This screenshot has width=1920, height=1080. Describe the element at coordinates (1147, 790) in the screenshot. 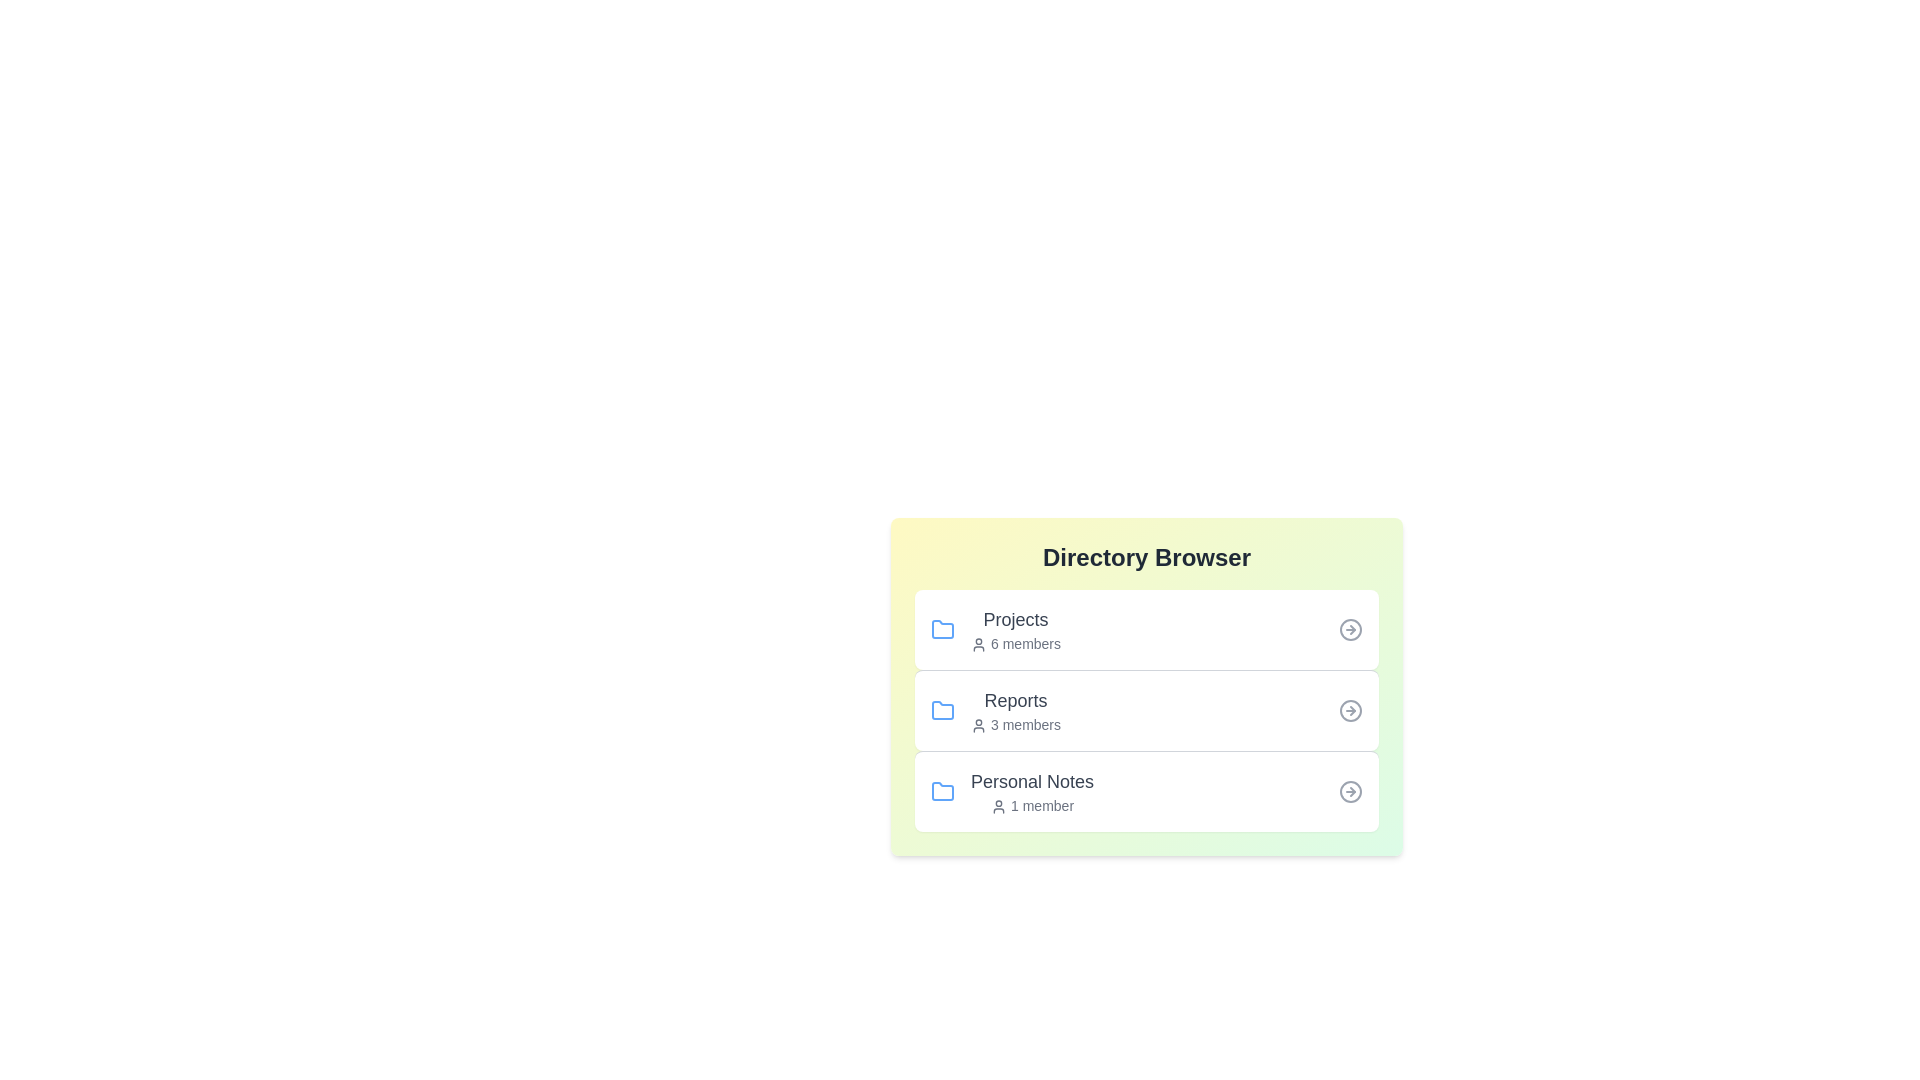

I see `the list item corresponding to Personal Notes` at that location.